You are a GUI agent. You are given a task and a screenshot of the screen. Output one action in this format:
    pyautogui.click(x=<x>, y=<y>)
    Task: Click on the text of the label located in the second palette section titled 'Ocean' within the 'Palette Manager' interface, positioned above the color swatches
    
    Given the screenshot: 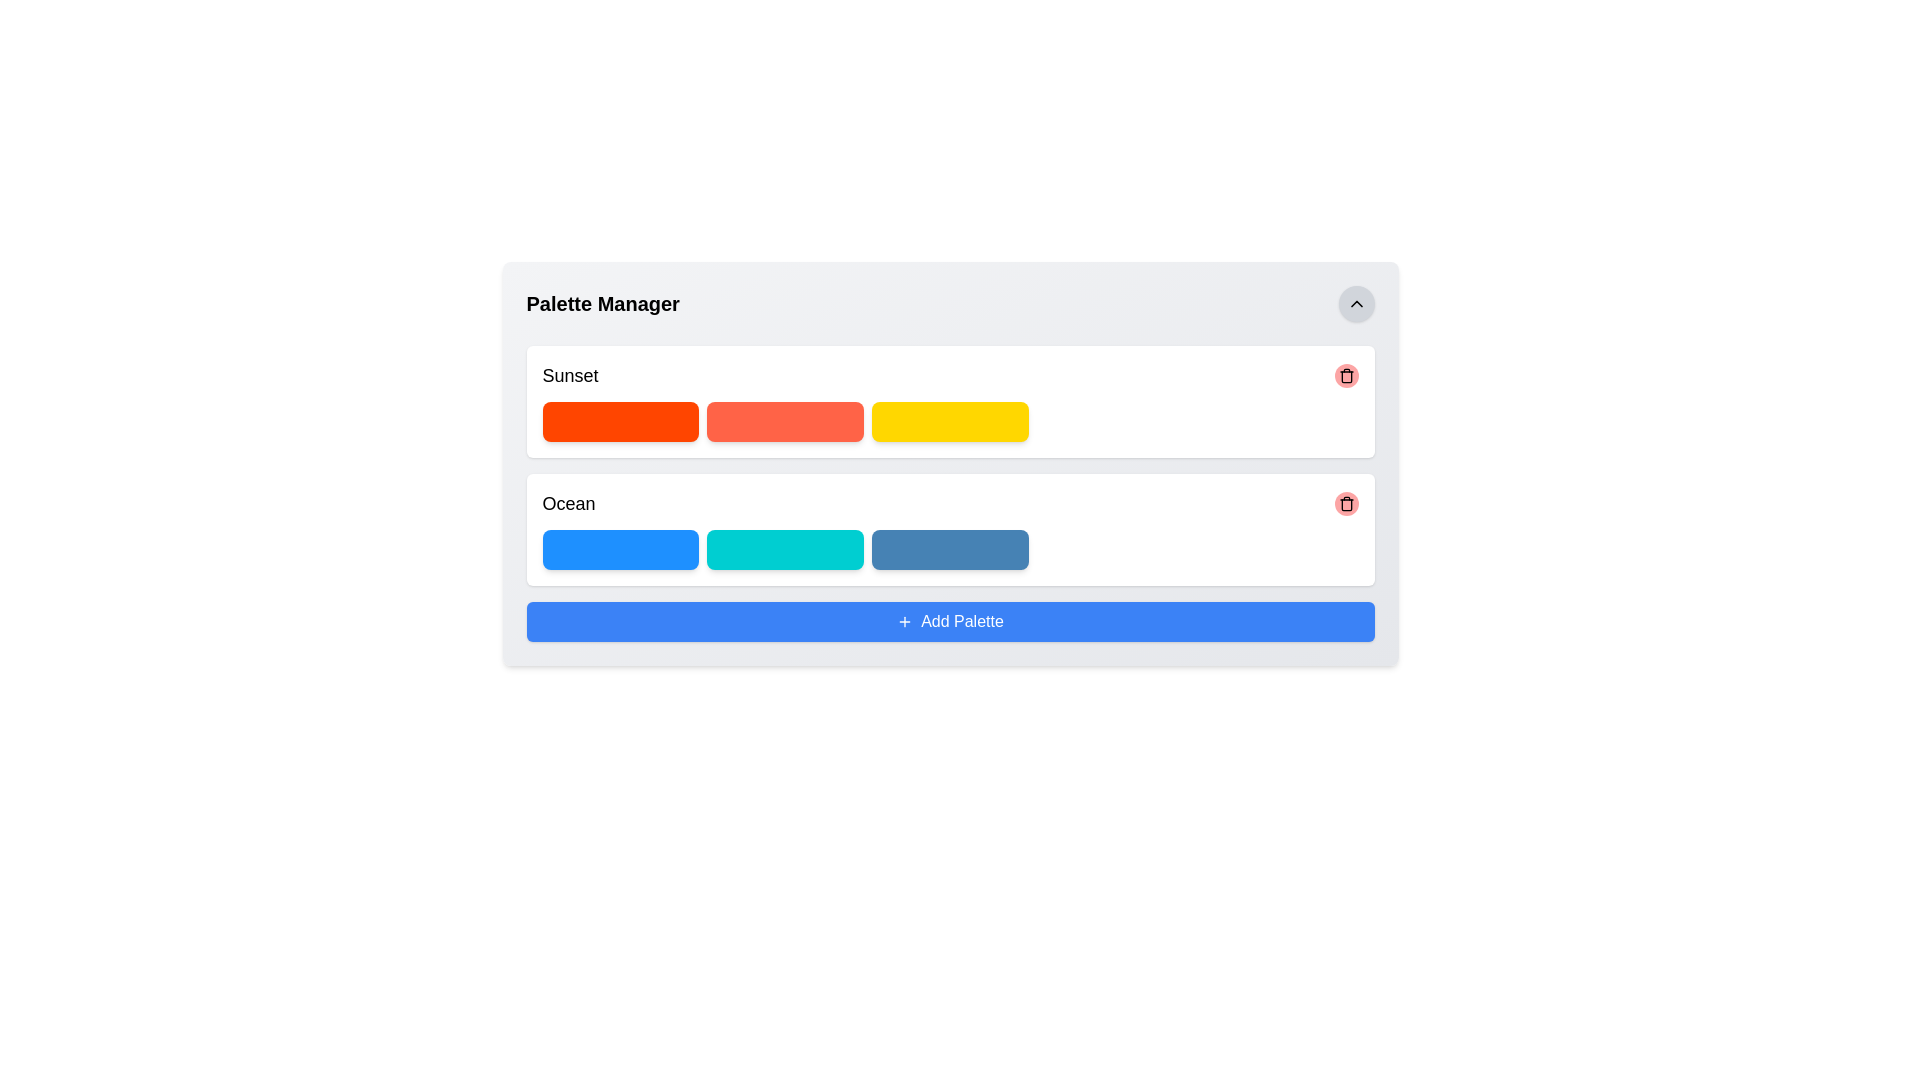 What is the action you would take?
    pyautogui.click(x=568, y=503)
    